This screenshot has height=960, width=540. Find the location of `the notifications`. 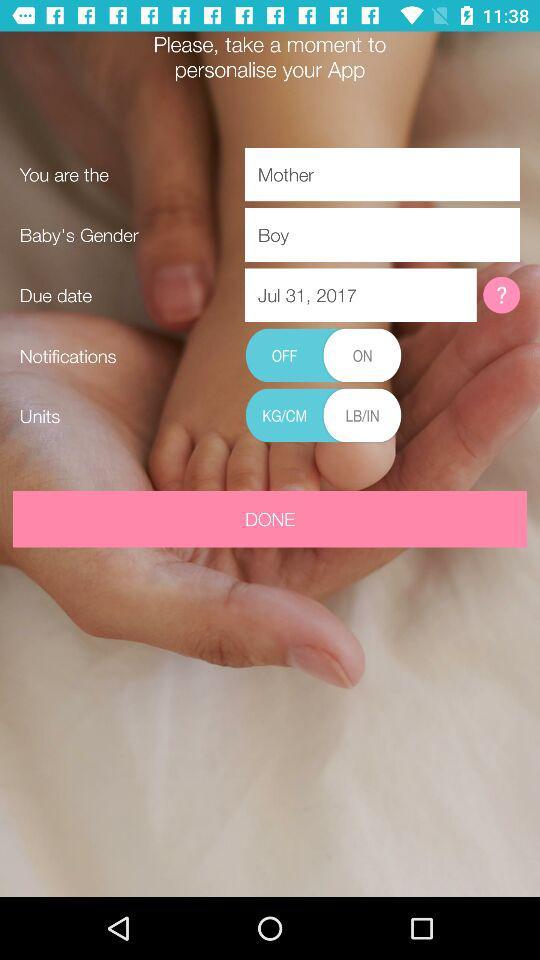

the notifications is located at coordinates (323, 356).